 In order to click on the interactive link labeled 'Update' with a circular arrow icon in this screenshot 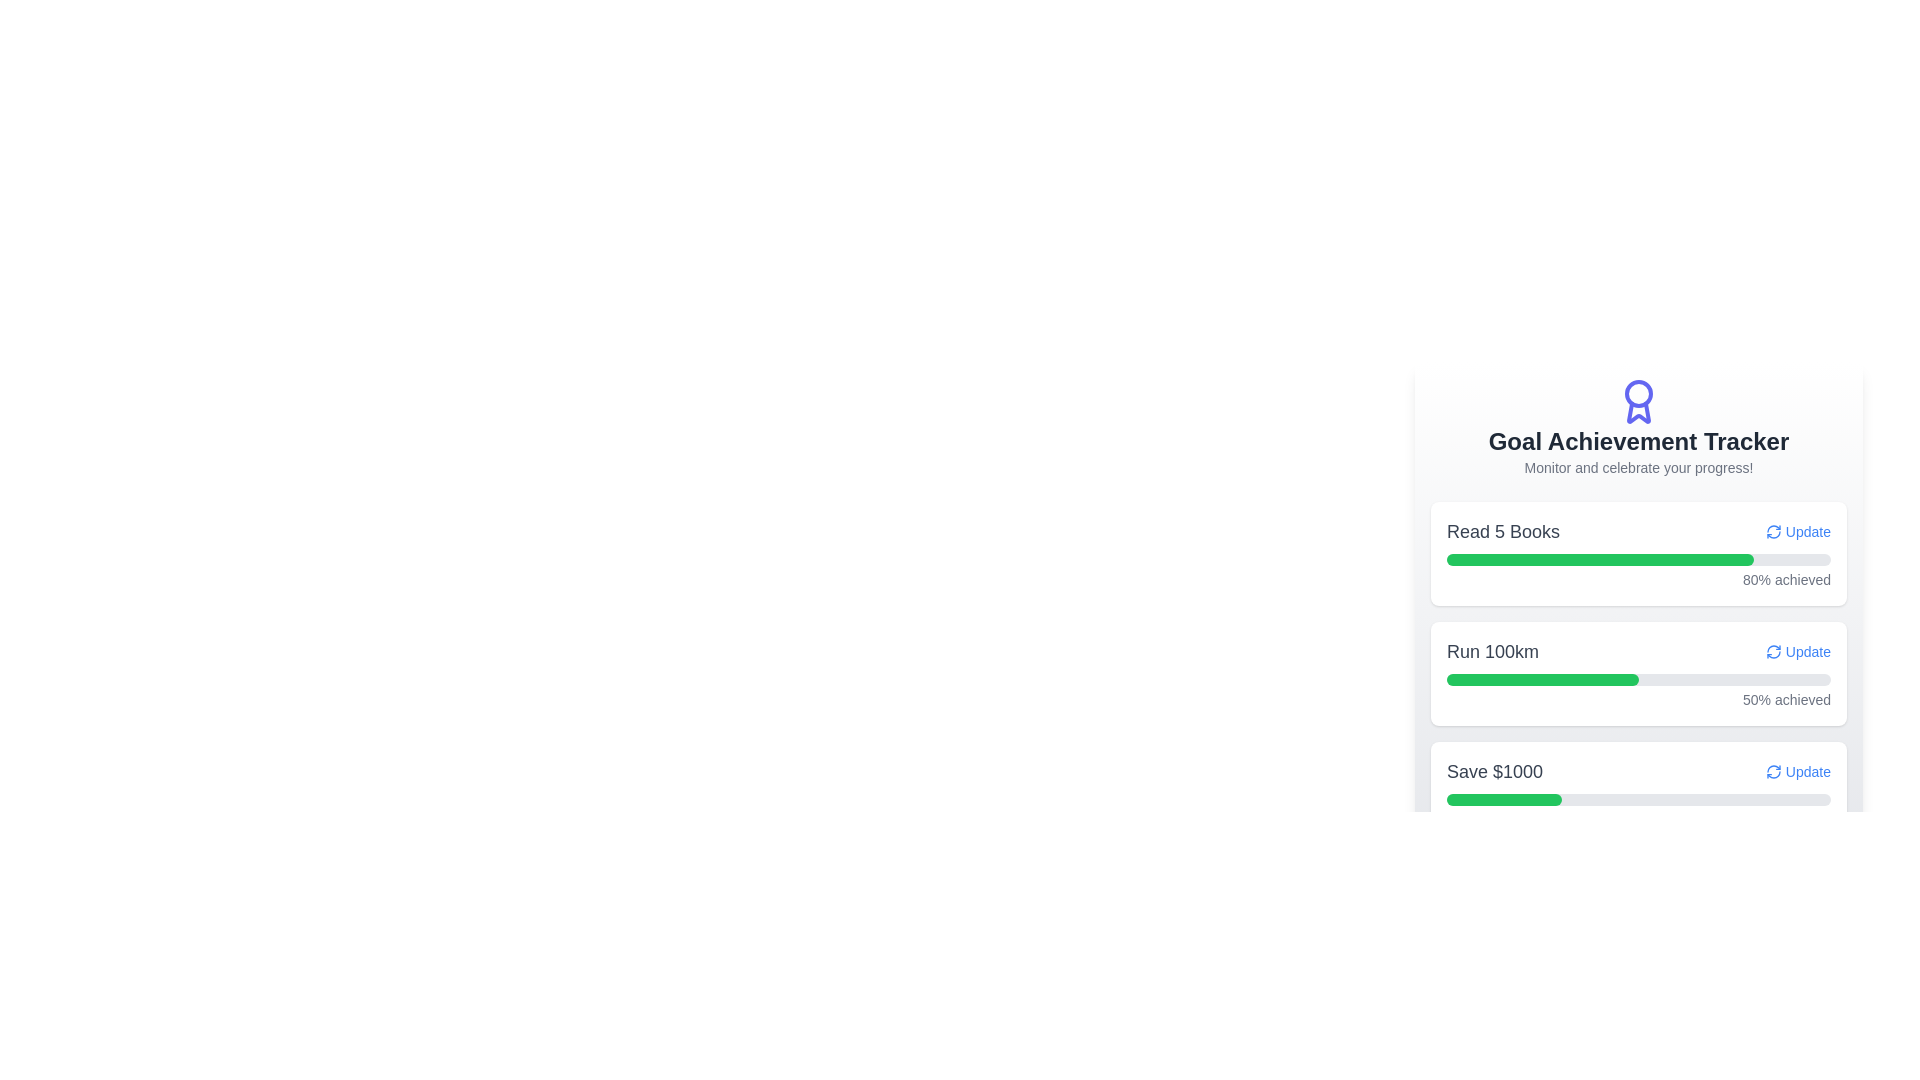, I will do `click(1798, 651)`.